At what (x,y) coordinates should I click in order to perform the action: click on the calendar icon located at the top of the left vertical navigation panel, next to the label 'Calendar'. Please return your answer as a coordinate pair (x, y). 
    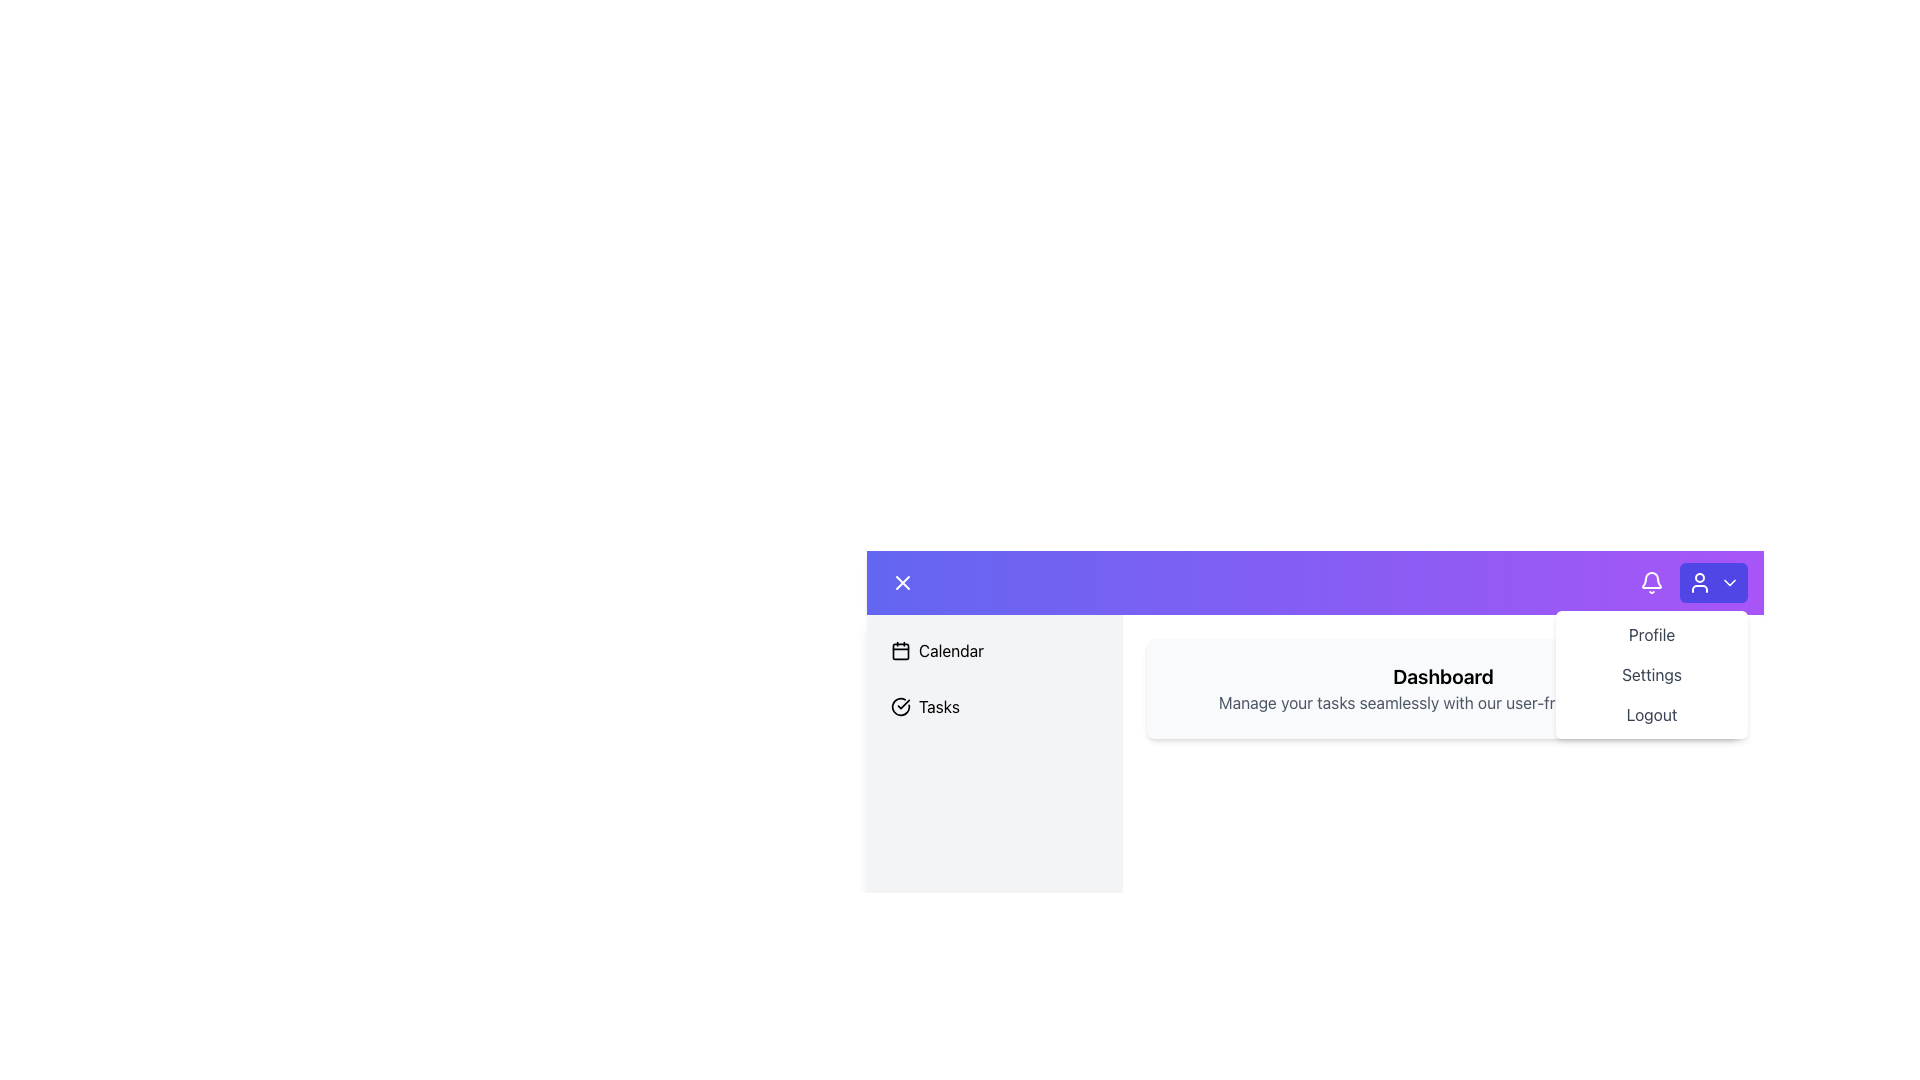
    Looking at the image, I should click on (900, 651).